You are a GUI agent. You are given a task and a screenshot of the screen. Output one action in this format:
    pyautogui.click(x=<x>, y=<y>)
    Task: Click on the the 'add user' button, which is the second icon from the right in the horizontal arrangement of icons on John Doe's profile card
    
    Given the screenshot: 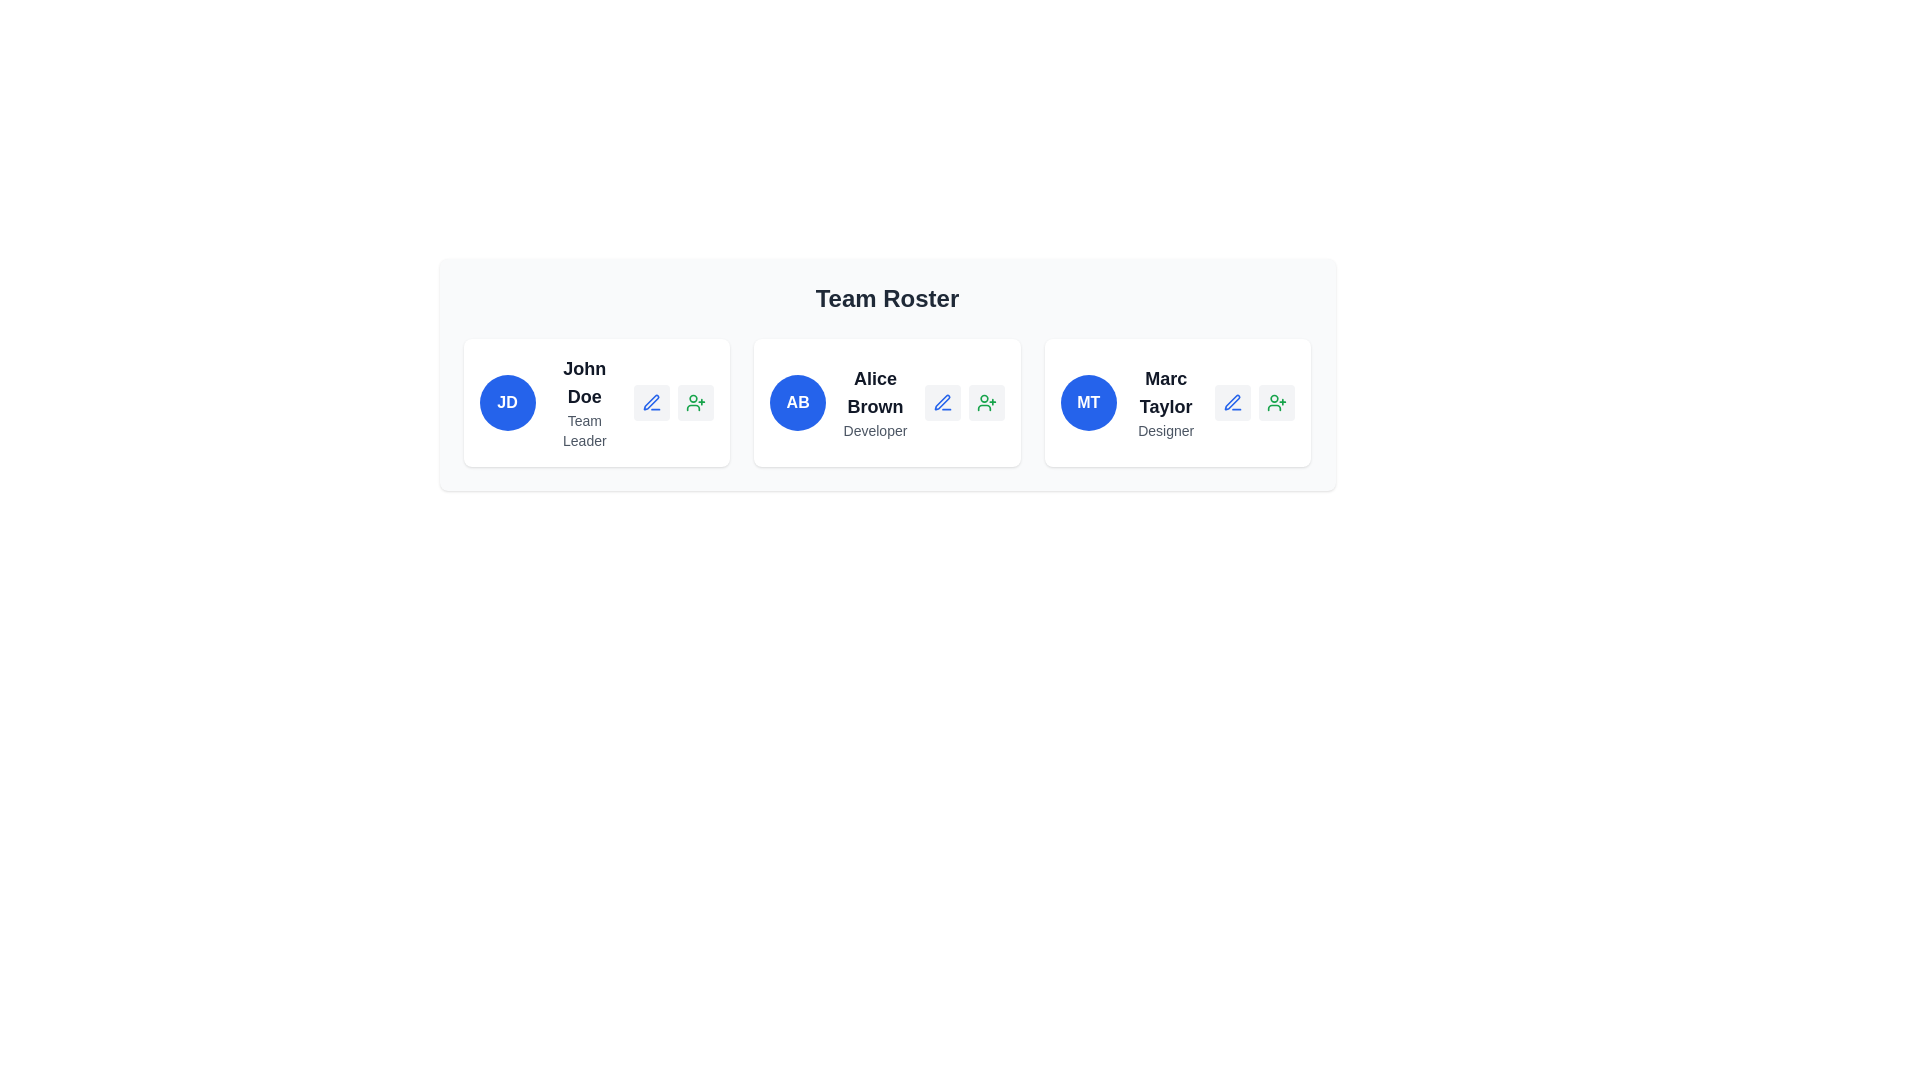 What is the action you would take?
    pyautogui.click(x=696, y=402)
    